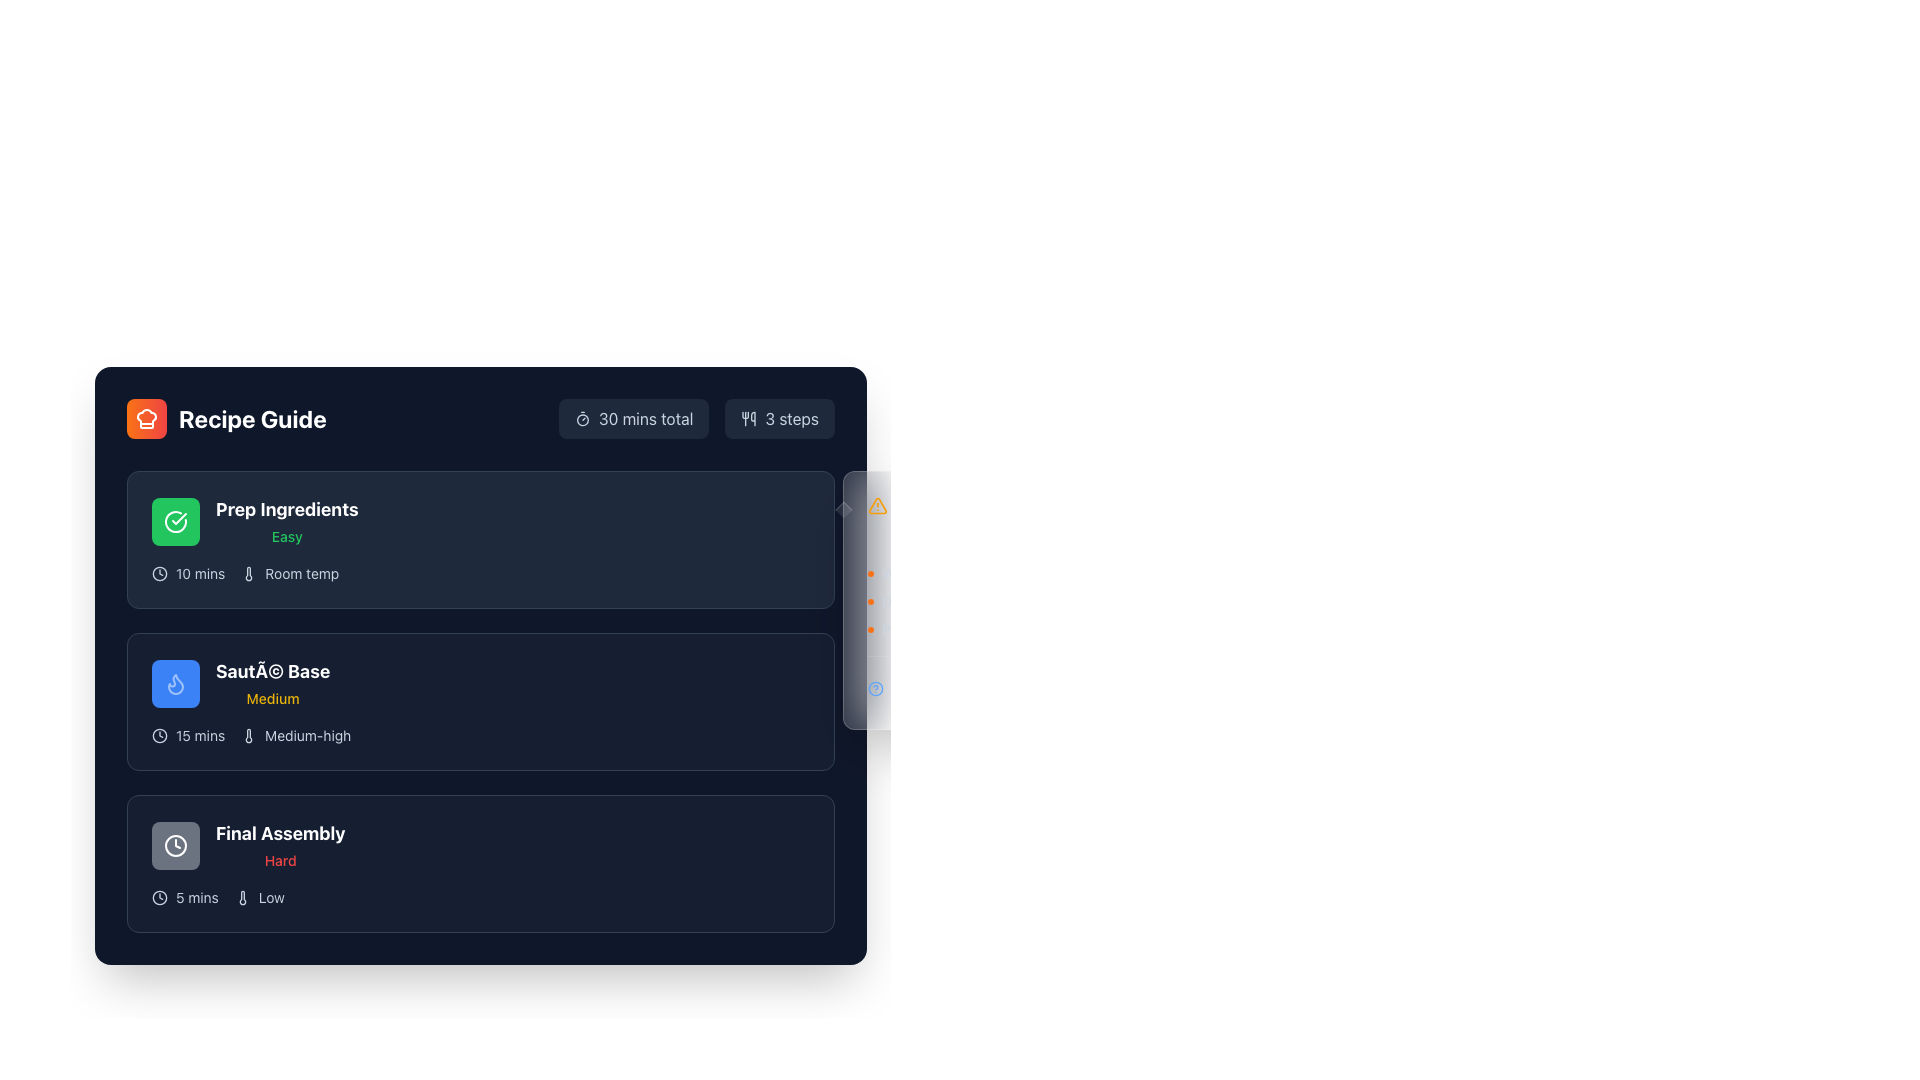  What do you see at coordinates (248, 574) in the screenshot?
I see `the thermometer-like icon in the 'Recipe Guide' list under the step 'Prep Ingredients', positioned slightly to the left of the 'Room temp' text` at bounding box center [248, 574].